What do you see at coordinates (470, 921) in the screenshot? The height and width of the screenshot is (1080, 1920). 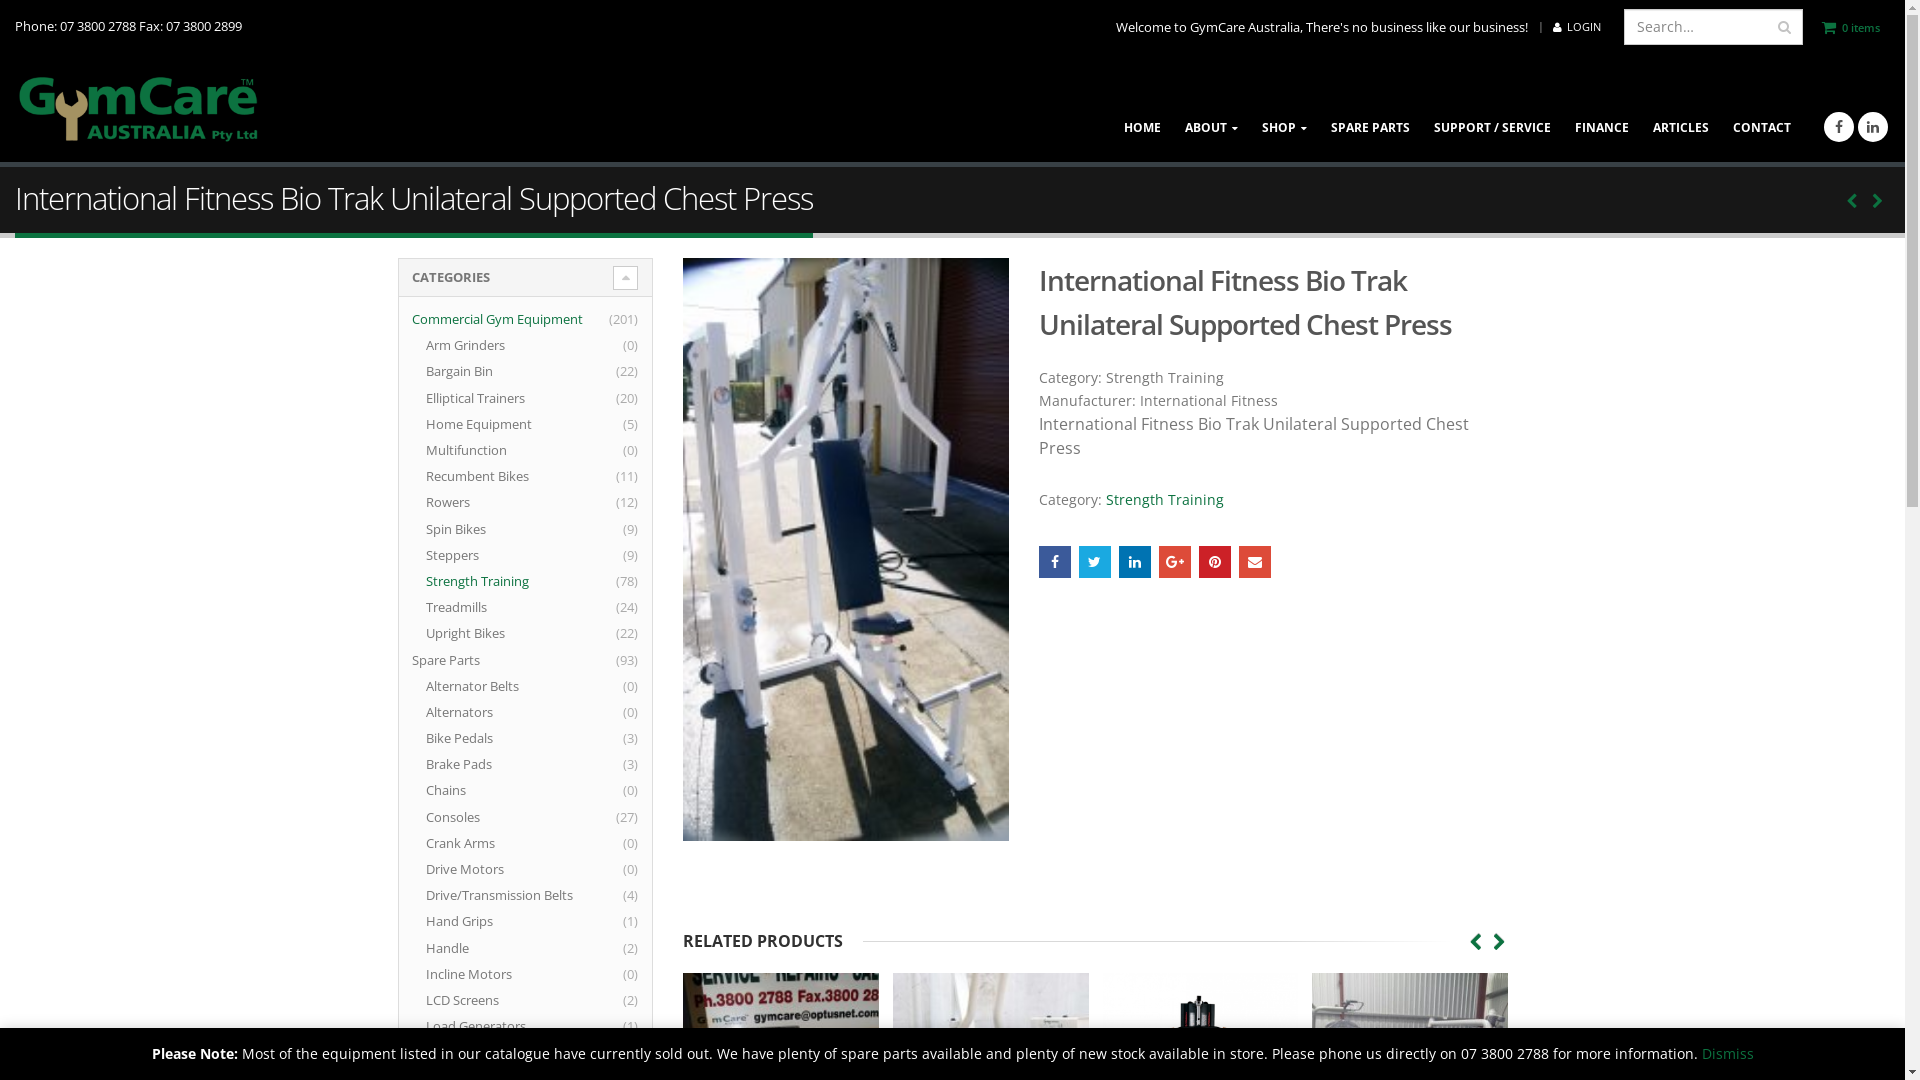 I see `'Hand Grips'` at bounding box center [470, 921].